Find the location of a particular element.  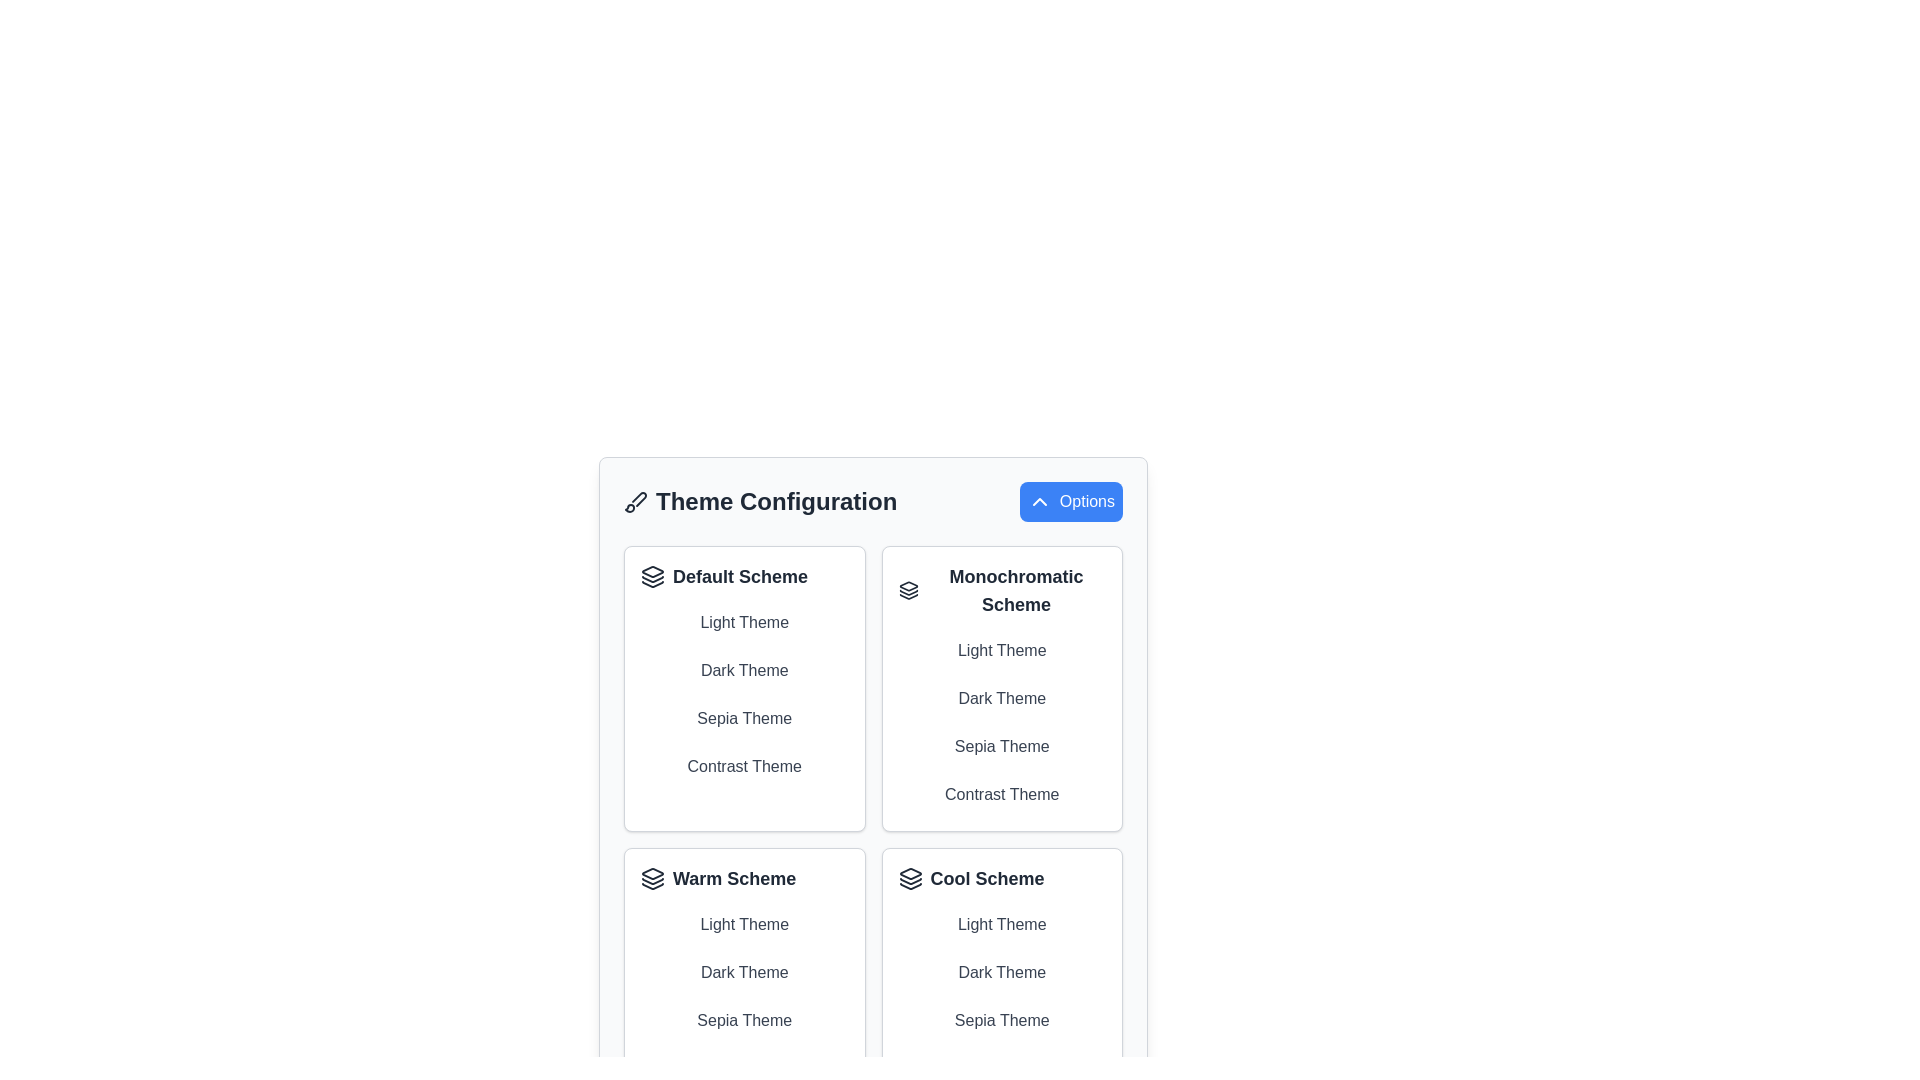

the 'Dark Theme' text button located within the 'Monochromatic Scheme' card is located at coordinates (1002, 688).